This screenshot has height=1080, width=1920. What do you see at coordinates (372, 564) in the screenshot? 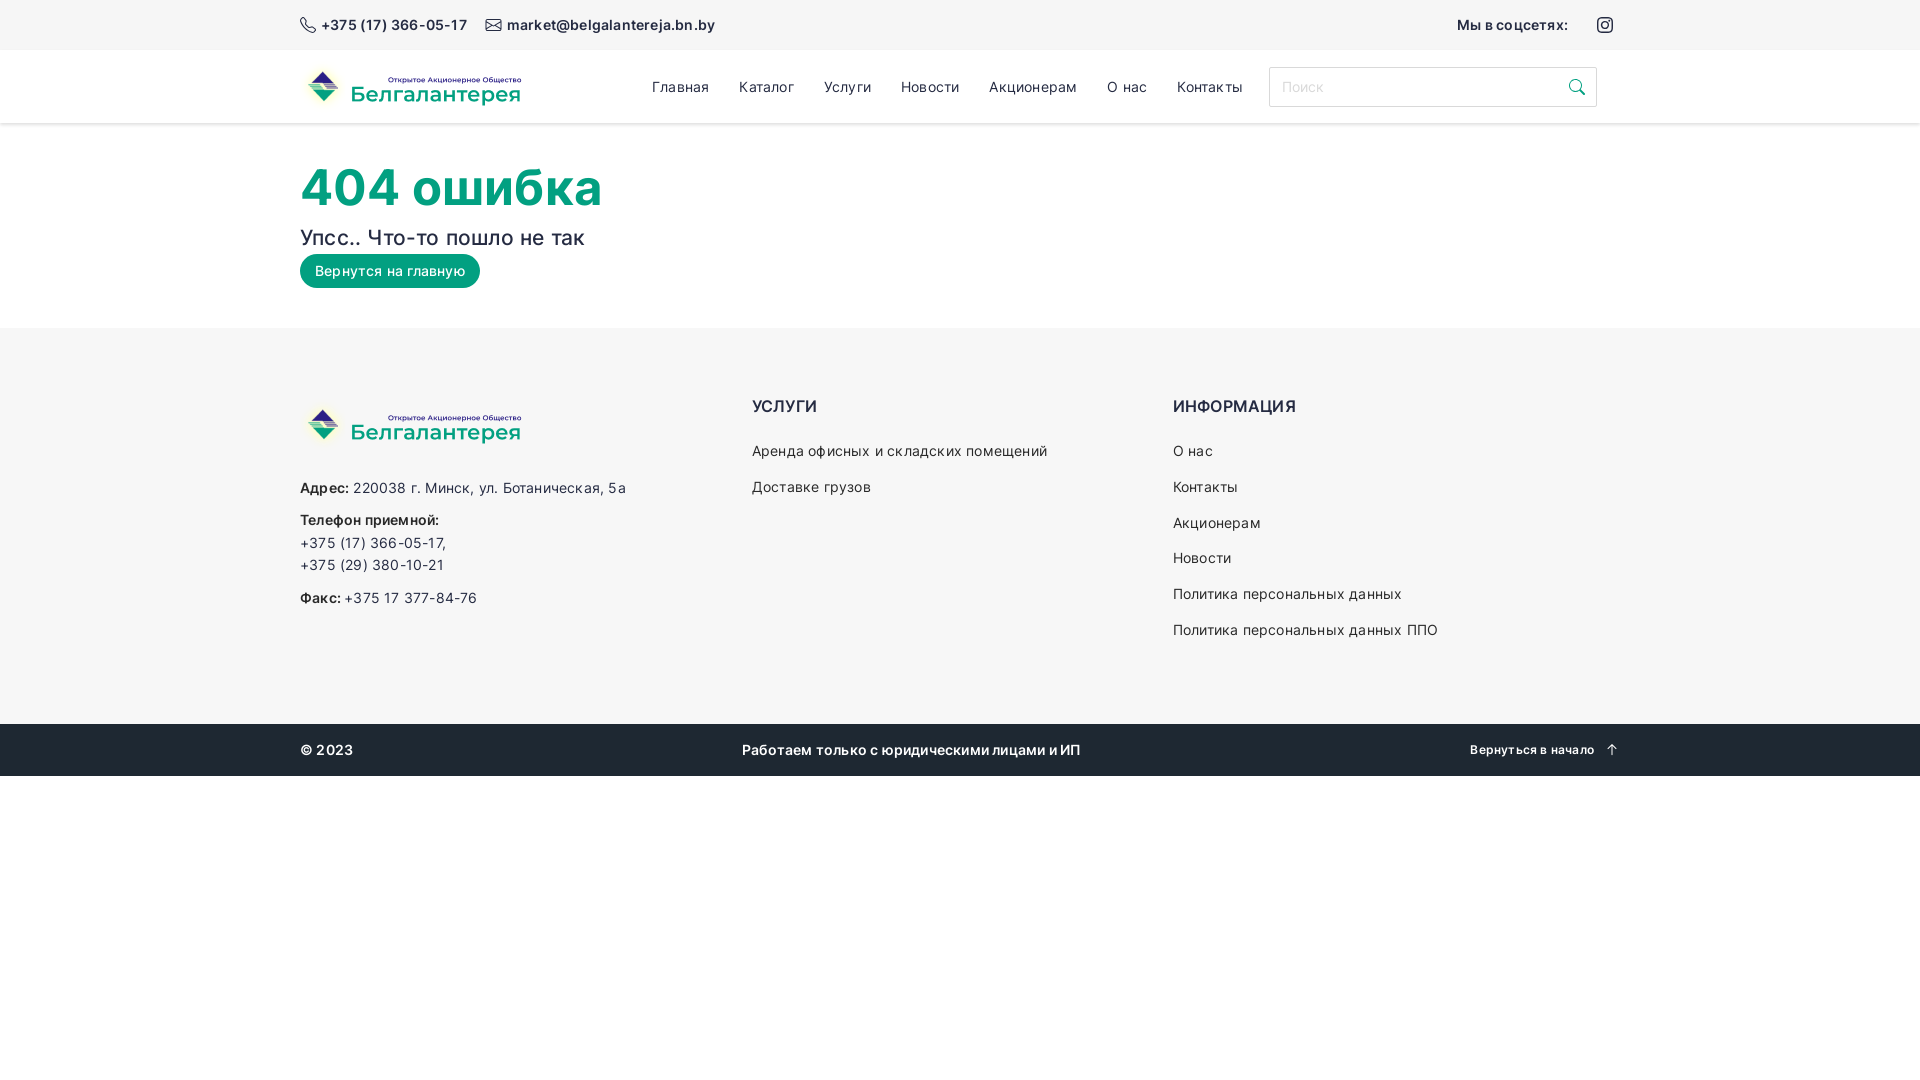
I see `'+375 (29) 380-10-21'` at bounding box center [372, 564].